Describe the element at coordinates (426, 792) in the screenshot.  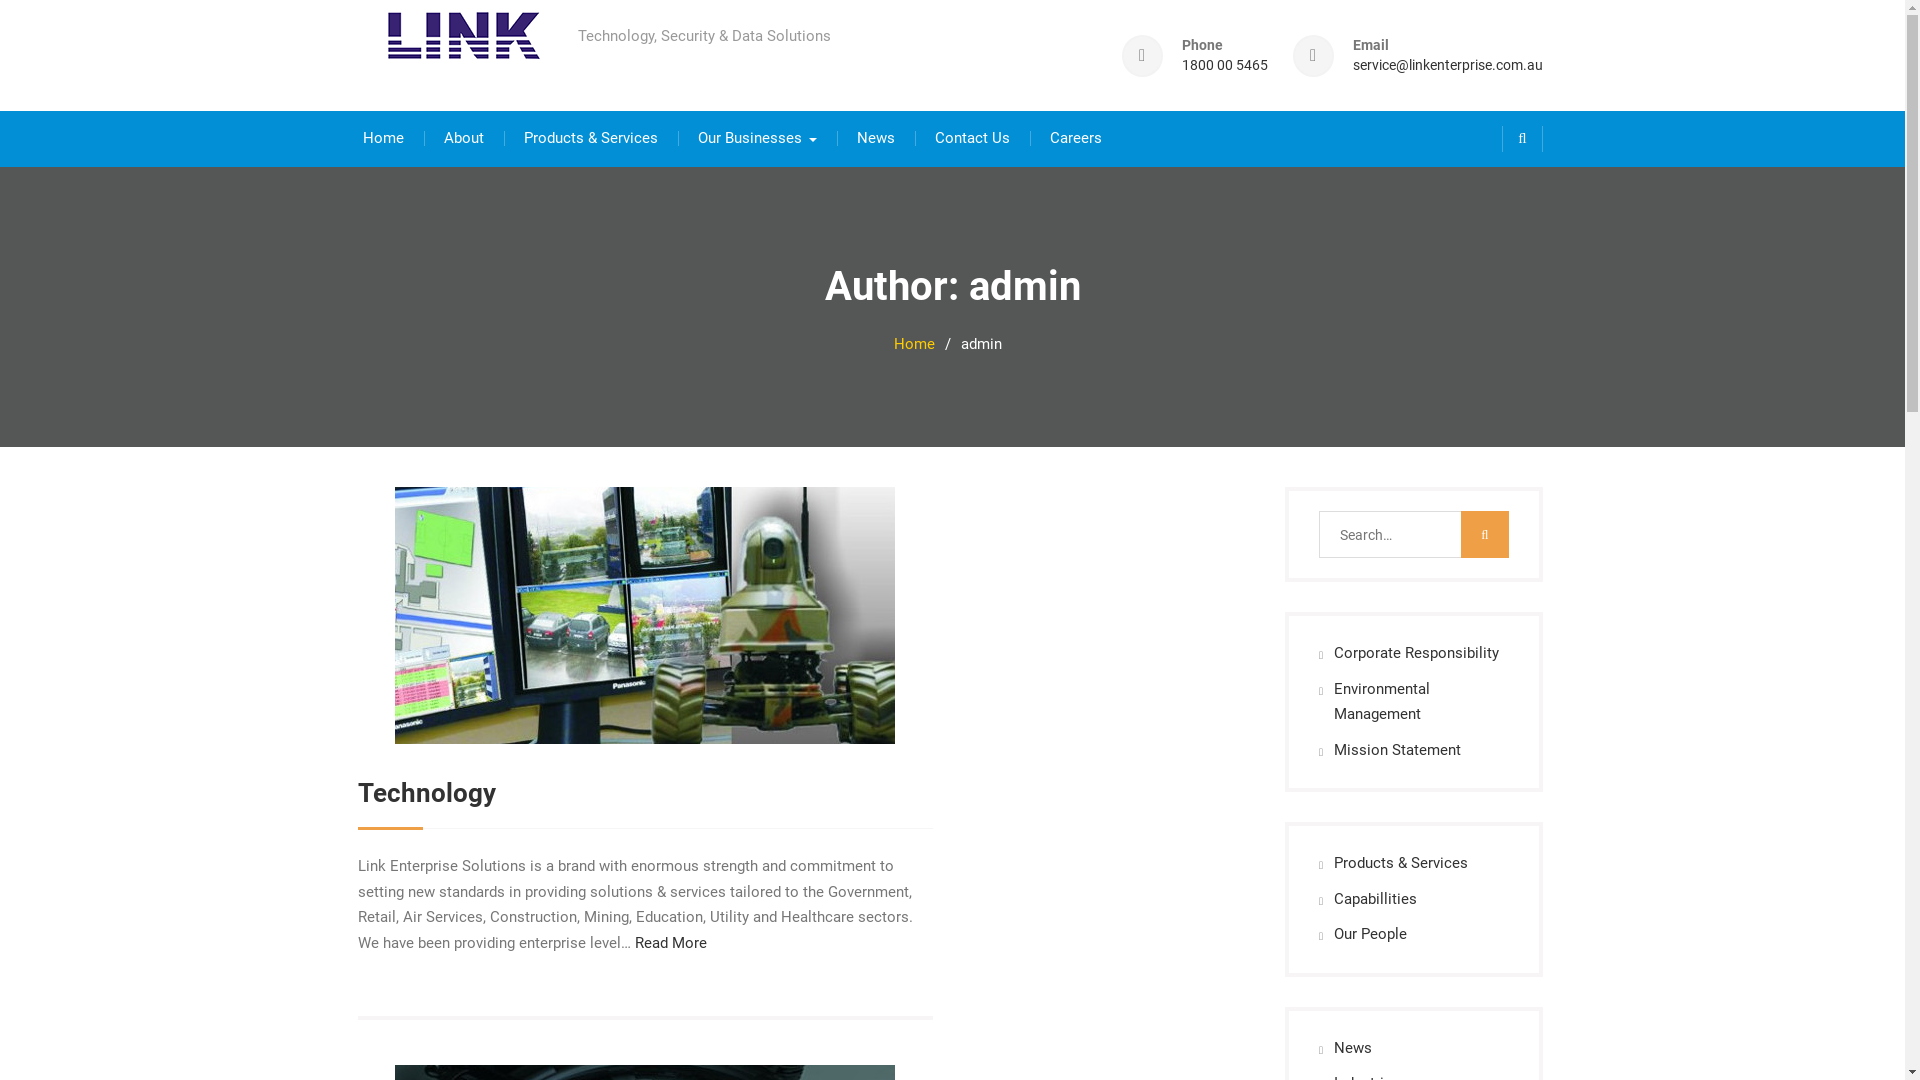
I see `'Technology'` at that location.